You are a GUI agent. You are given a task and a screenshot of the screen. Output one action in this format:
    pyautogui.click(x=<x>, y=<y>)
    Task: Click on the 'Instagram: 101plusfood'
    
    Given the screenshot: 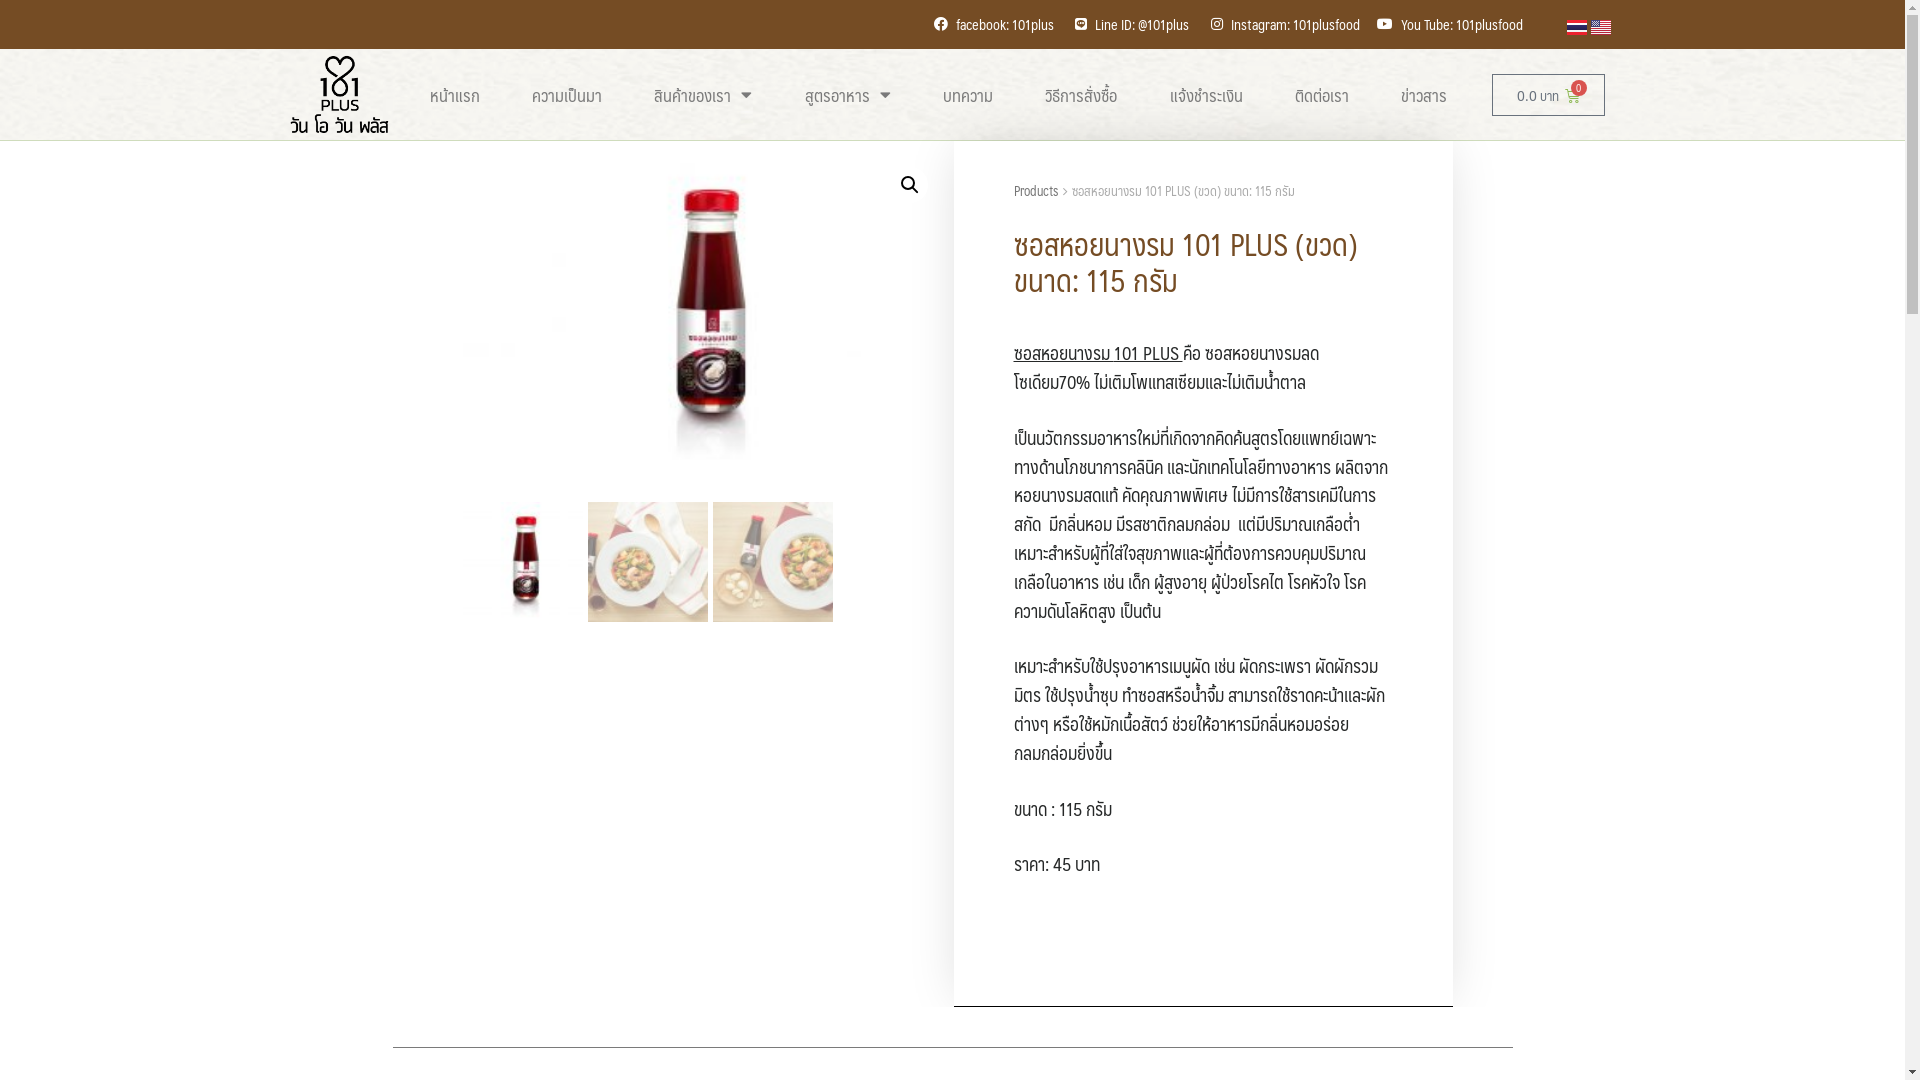 What is the action you would take?
    pyautogui.click(x=1282, y=23)
    